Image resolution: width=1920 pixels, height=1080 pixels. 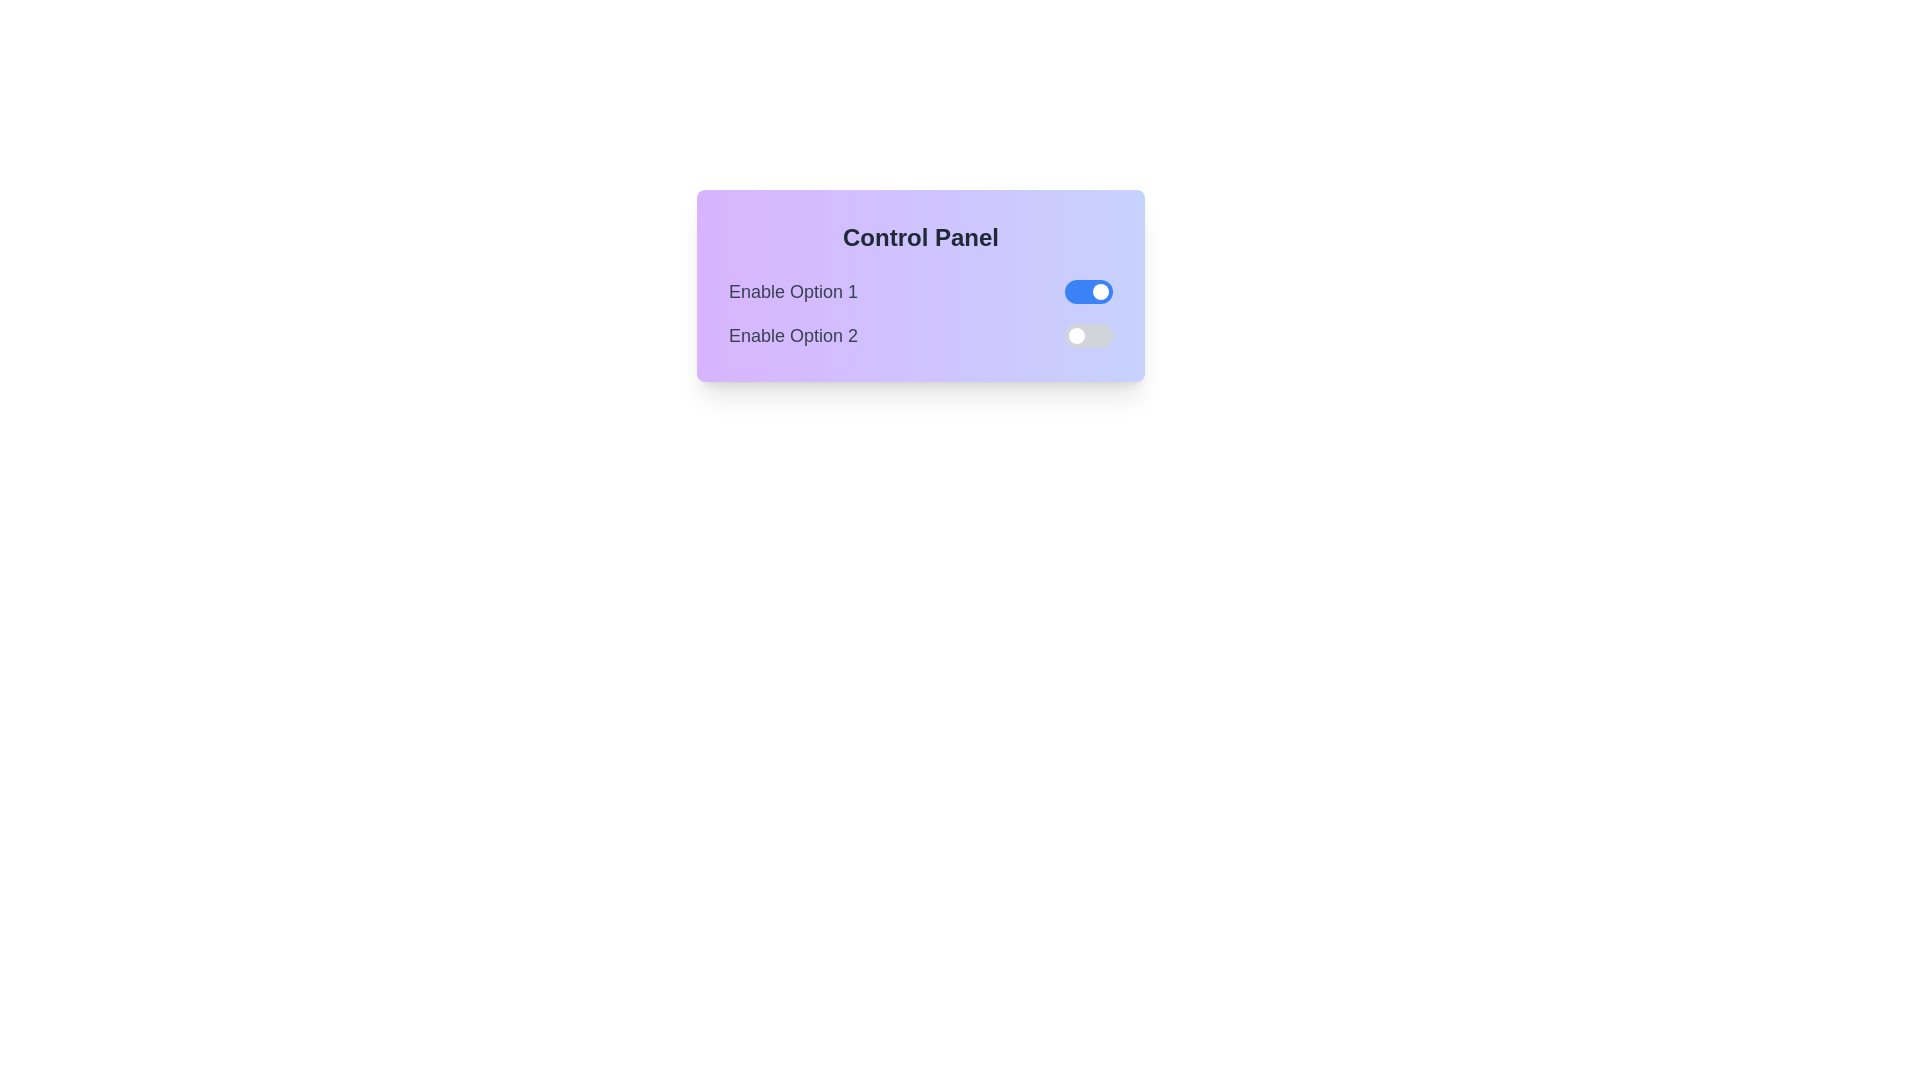 I want to click on the left circular Toggle Knob, which is inside the rounded rectangular switch labeled 'Enable Option 2', so click(x=1075, y=334).